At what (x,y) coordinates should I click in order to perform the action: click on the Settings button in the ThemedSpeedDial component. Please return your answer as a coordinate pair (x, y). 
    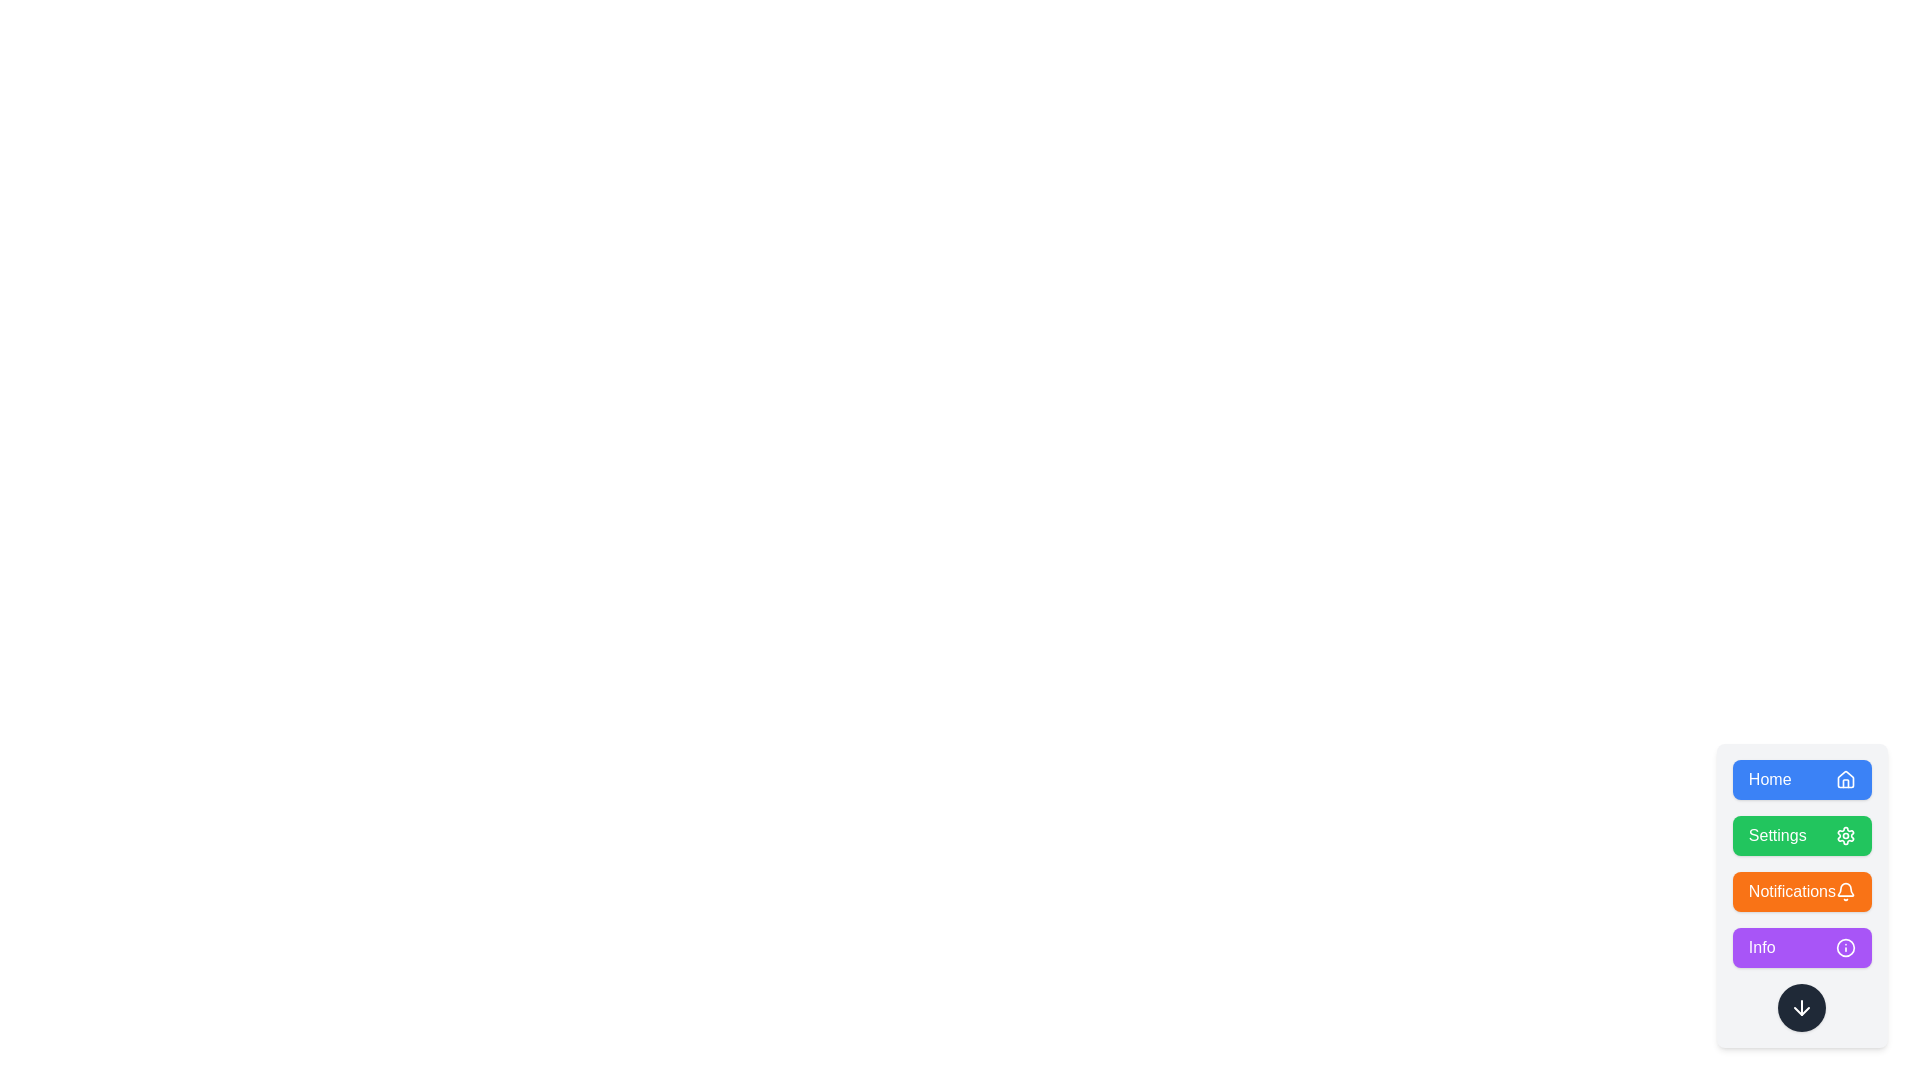
    Looking at the image, I should click on (1802, 836).